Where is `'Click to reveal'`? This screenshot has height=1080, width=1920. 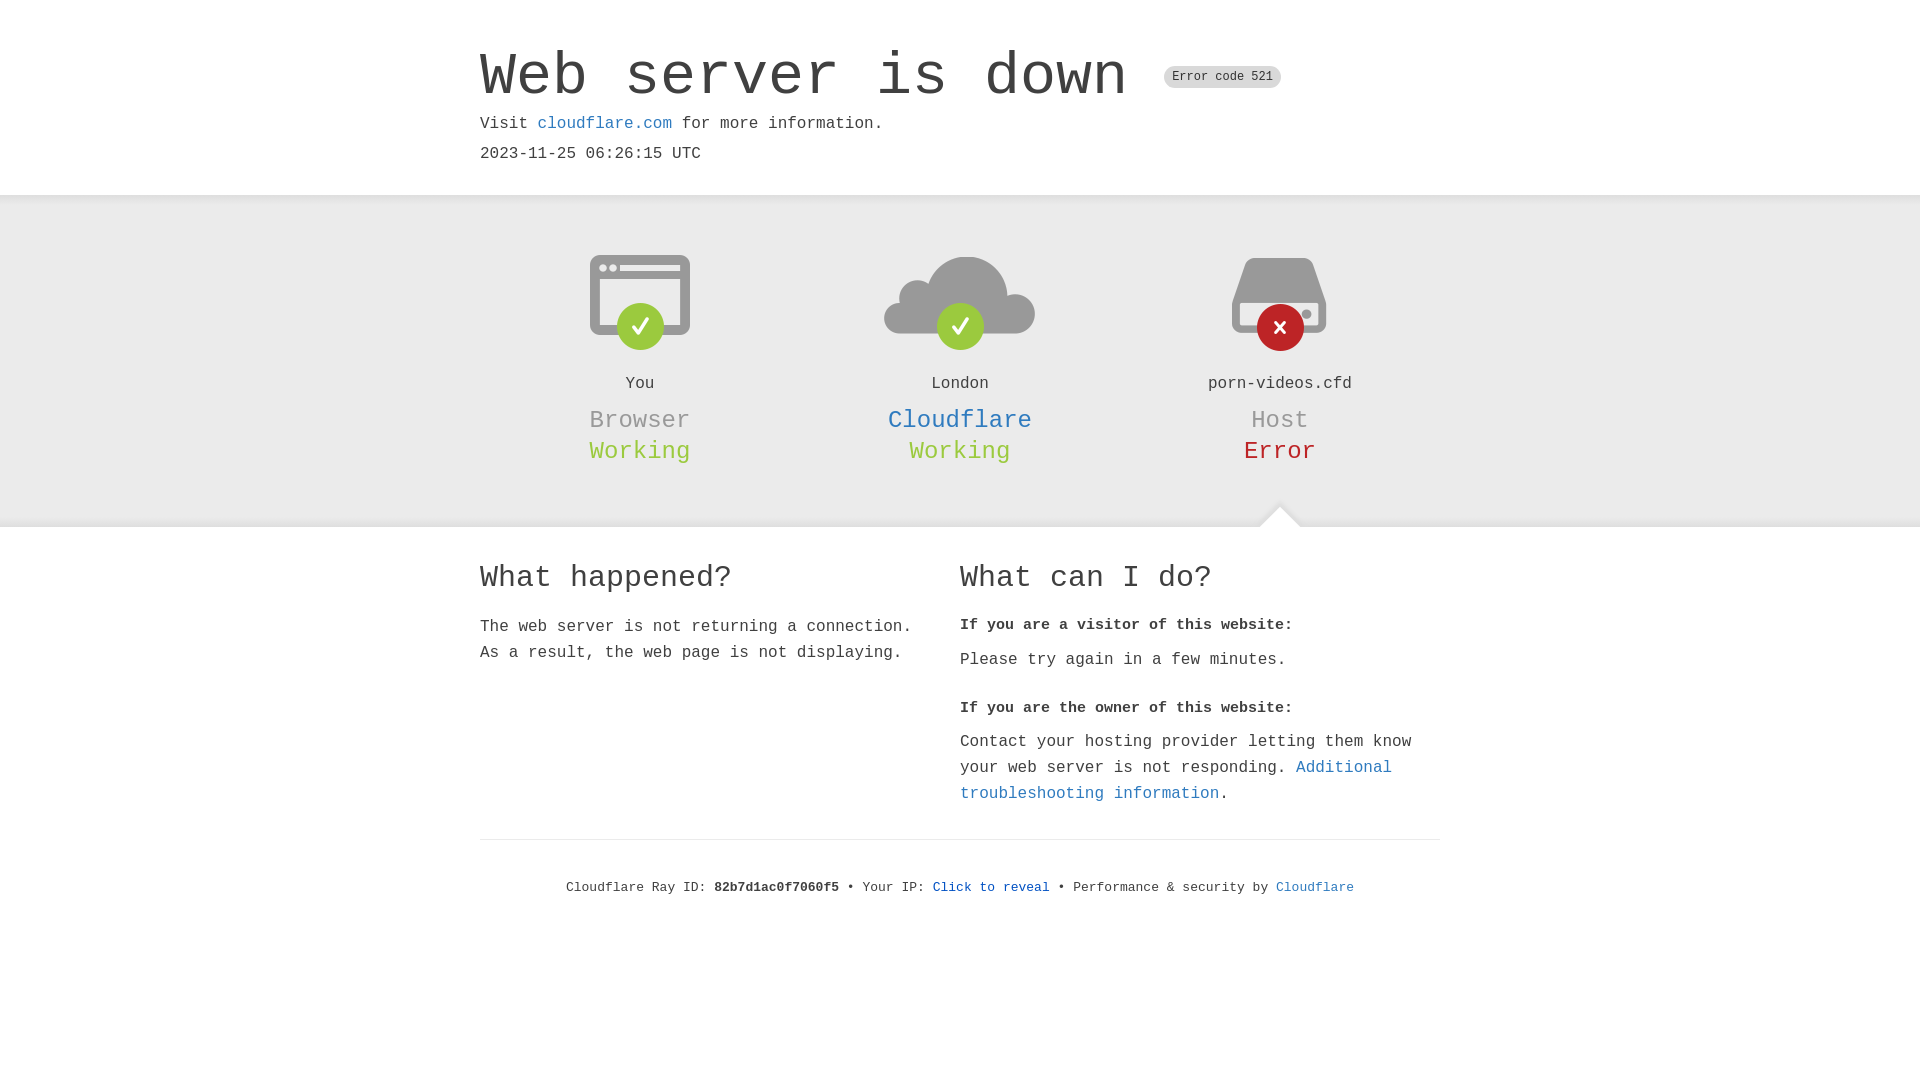 'Click to reveal' is located at coordinates (991, 886).